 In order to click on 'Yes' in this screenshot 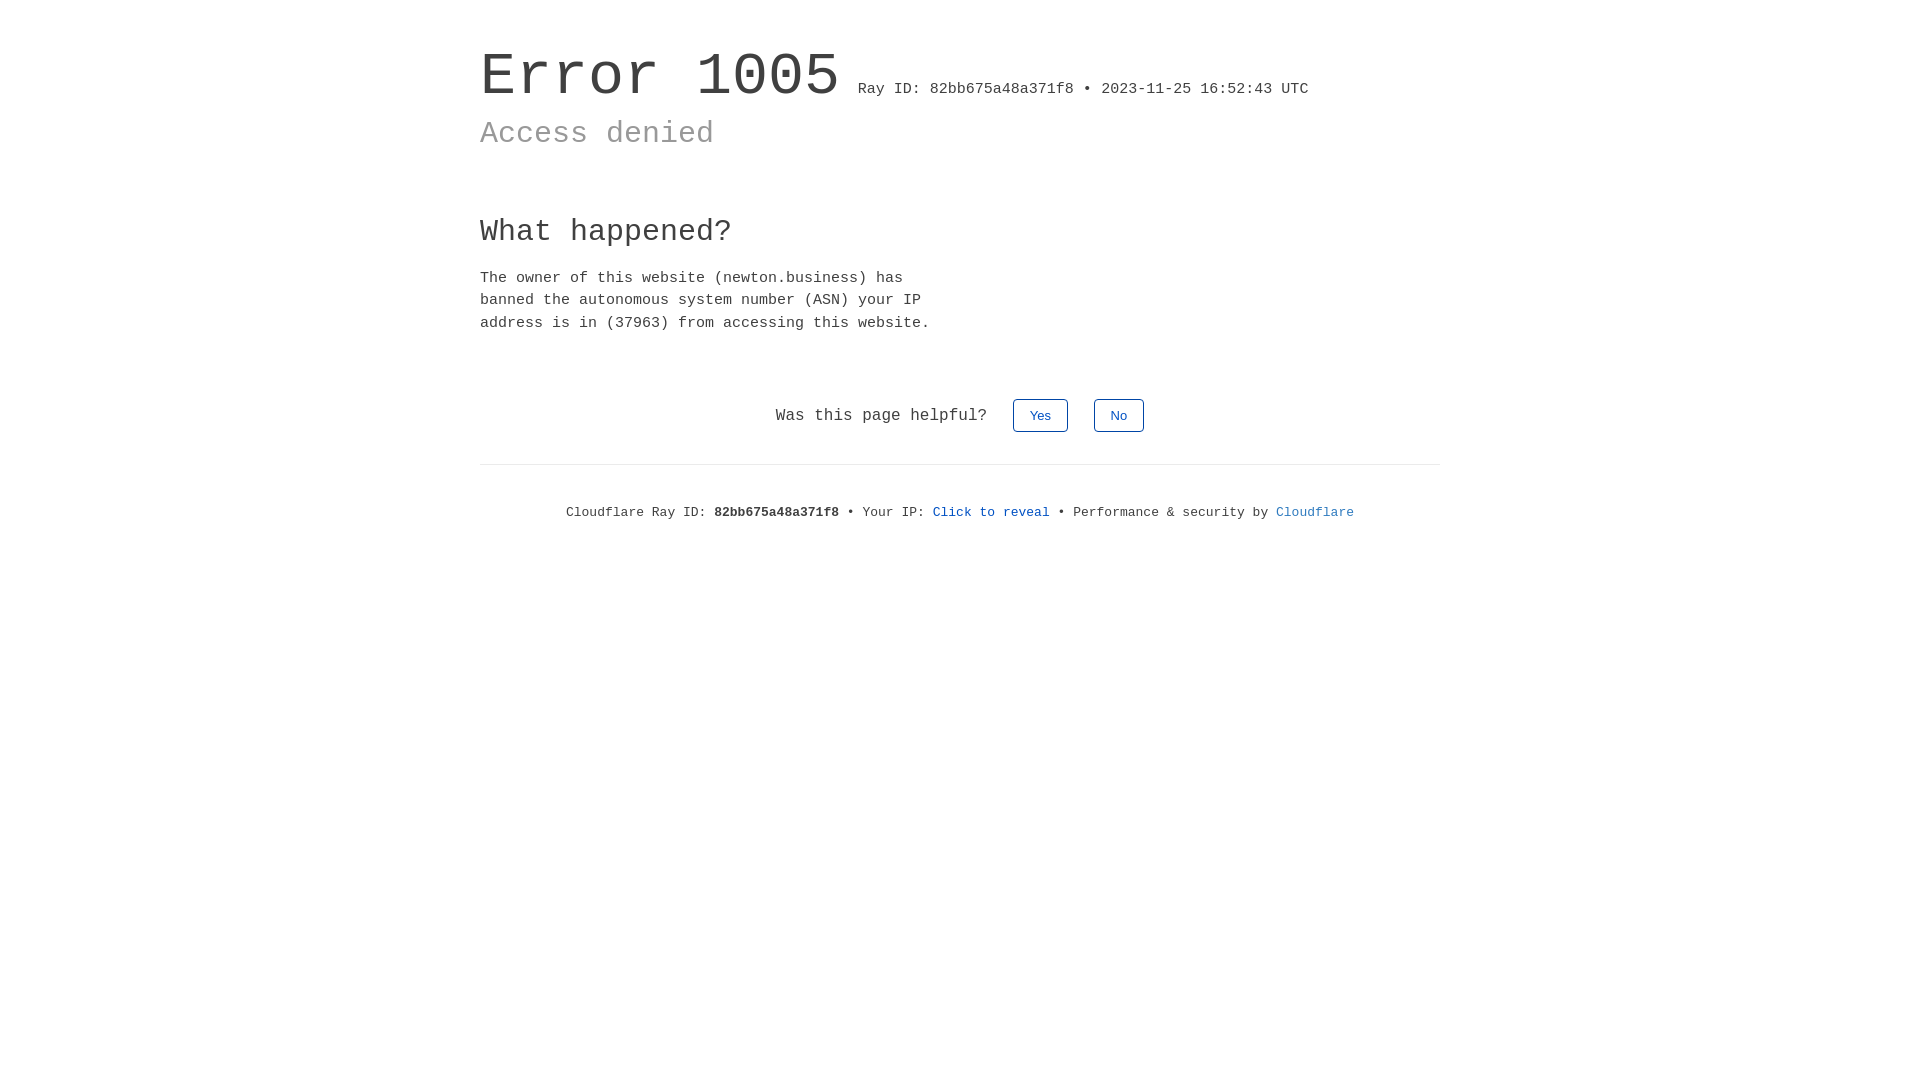, I will do `click(1040, 414)`.